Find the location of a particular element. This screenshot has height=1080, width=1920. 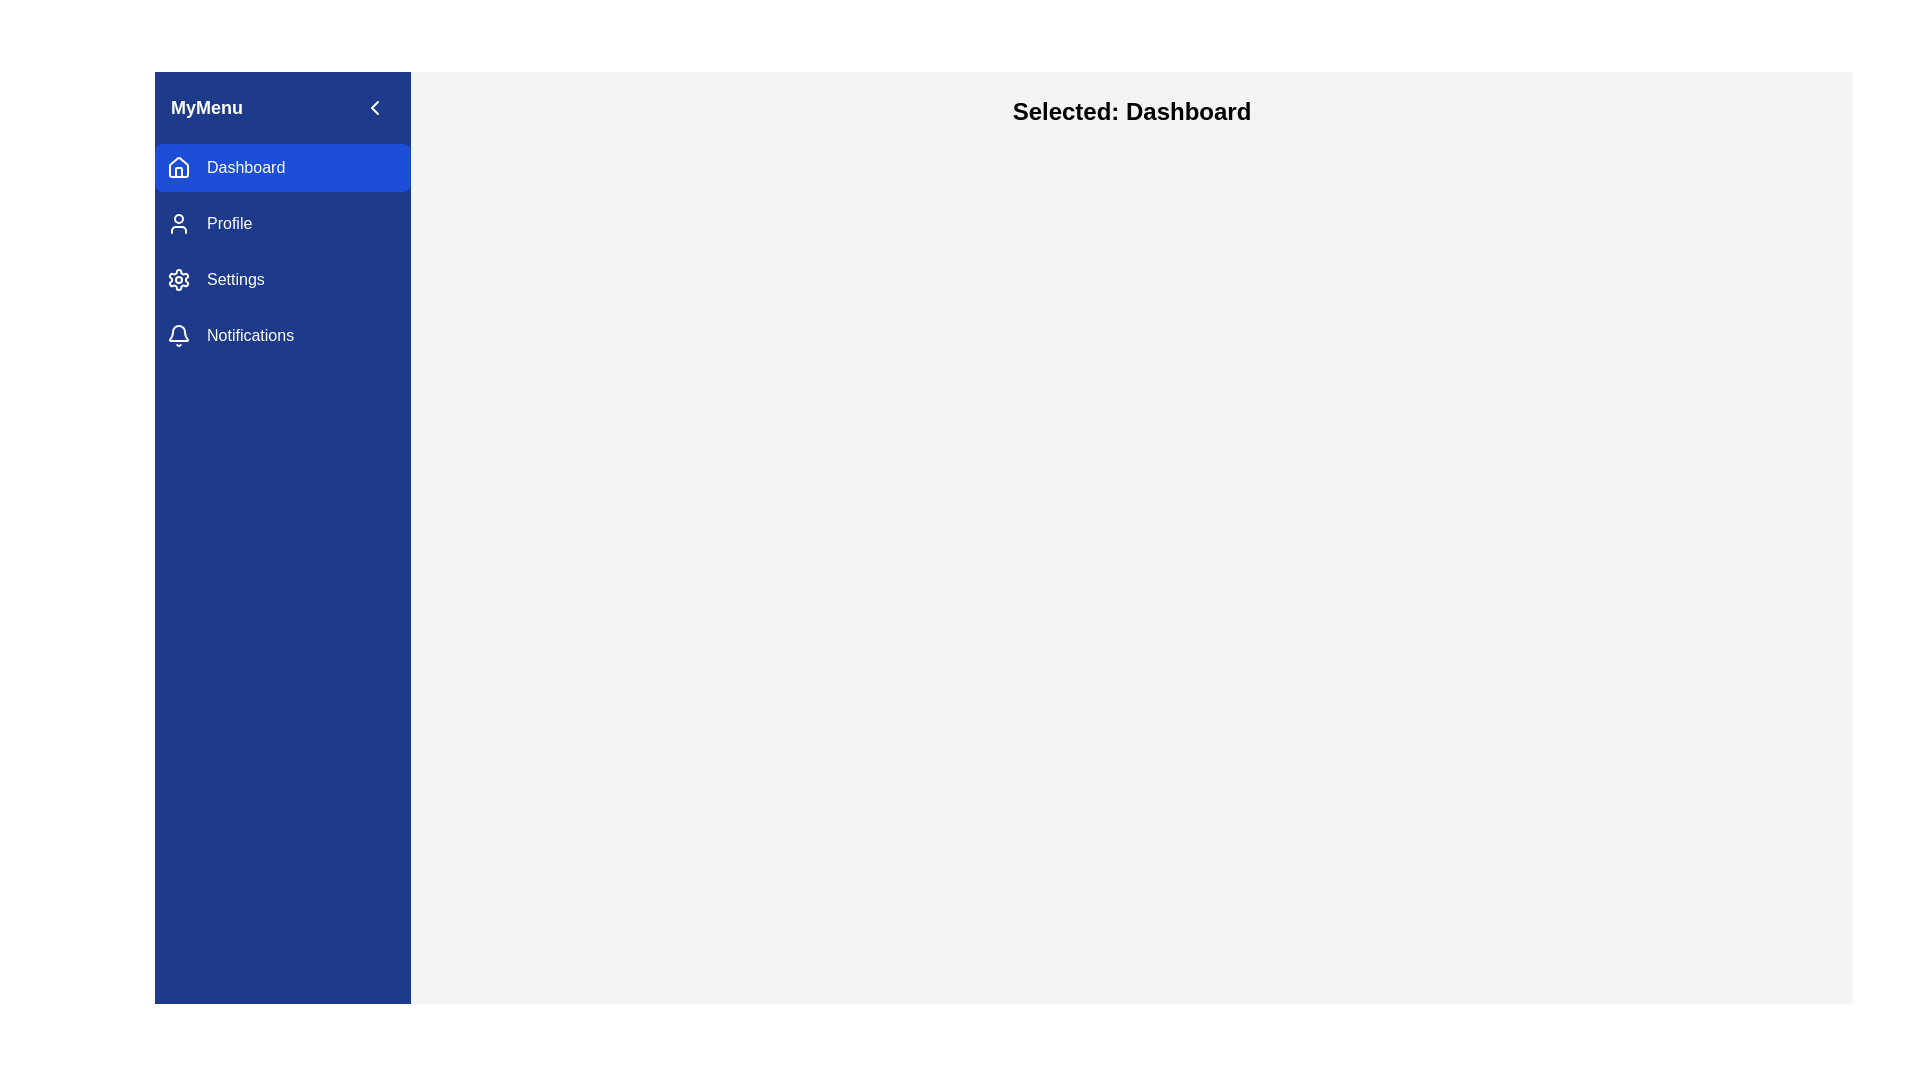

the notification icon located to the left of the 'Notifications' text in the sidebar menu is located at coordinates (178, 334).